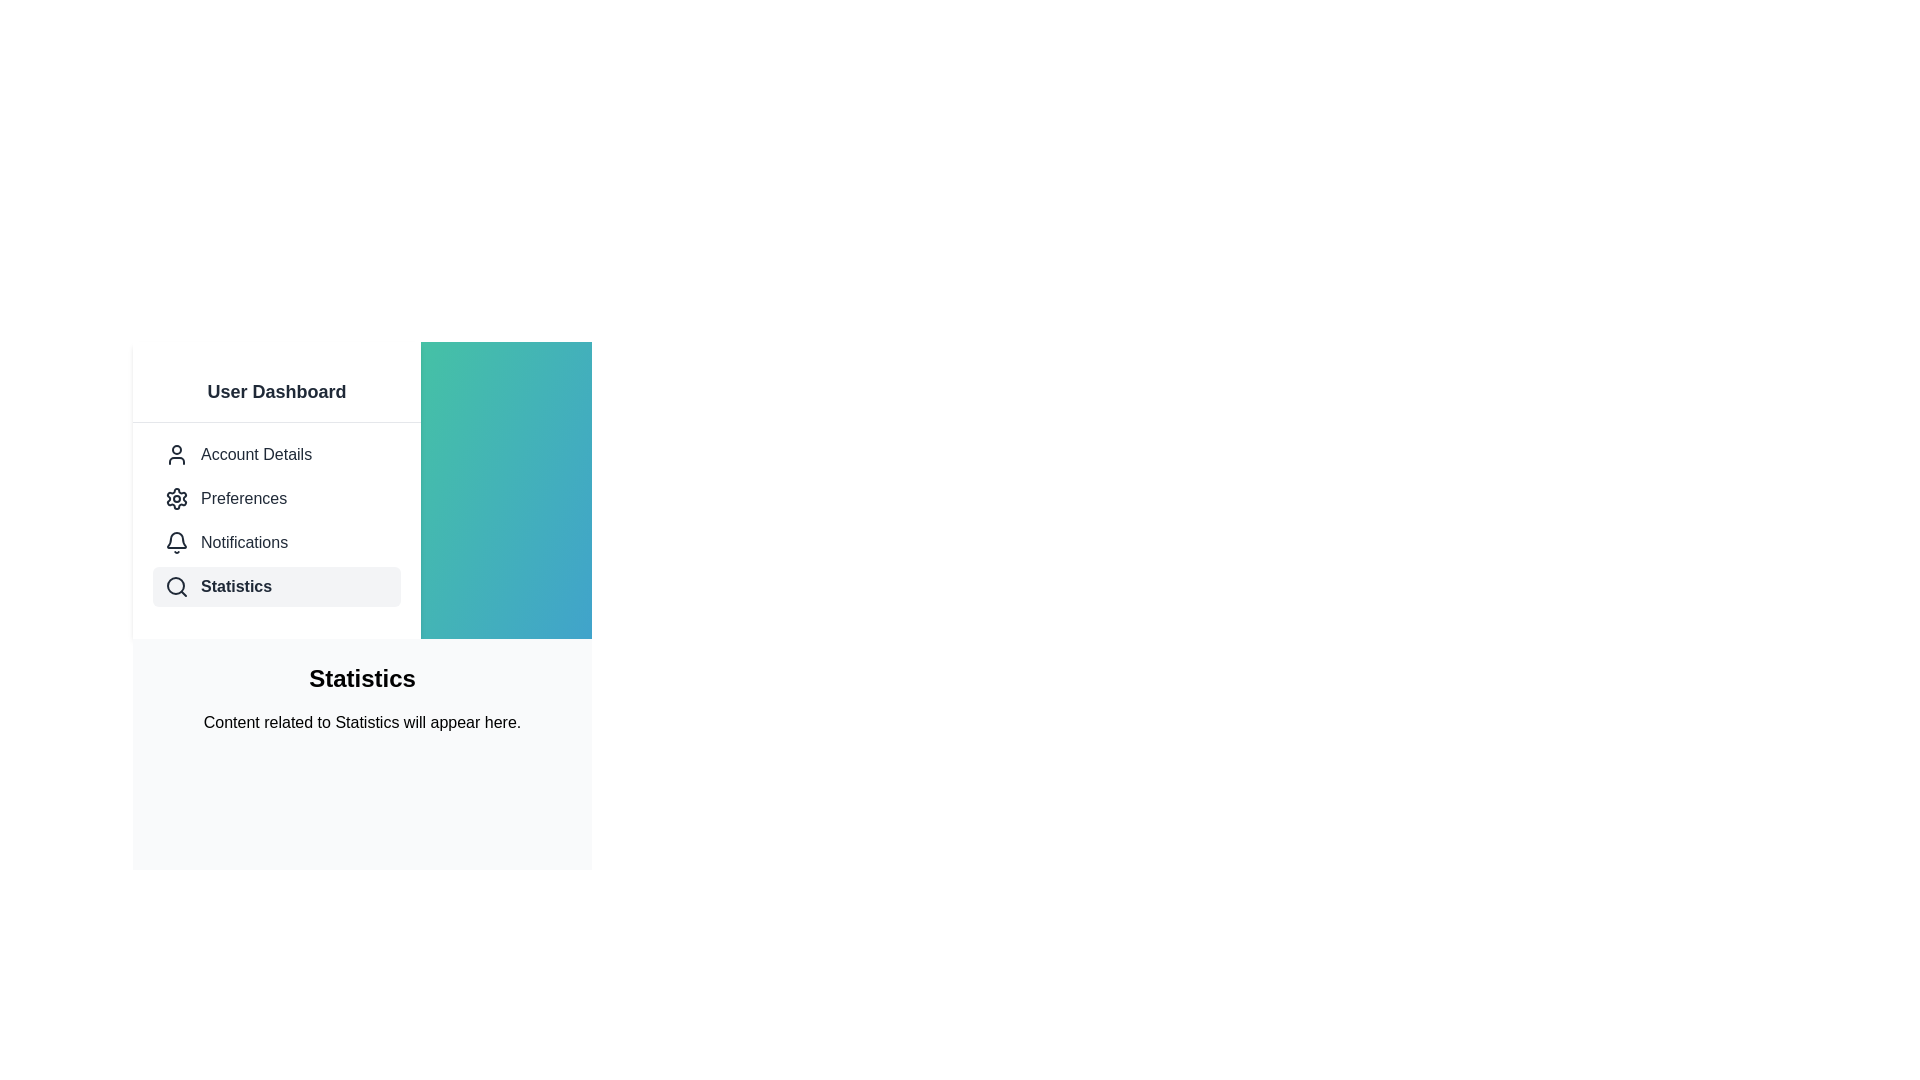  I want to click on the icons in the Vertical Navigation Menu, which features a white background and dark gray text, so click(276, 489).